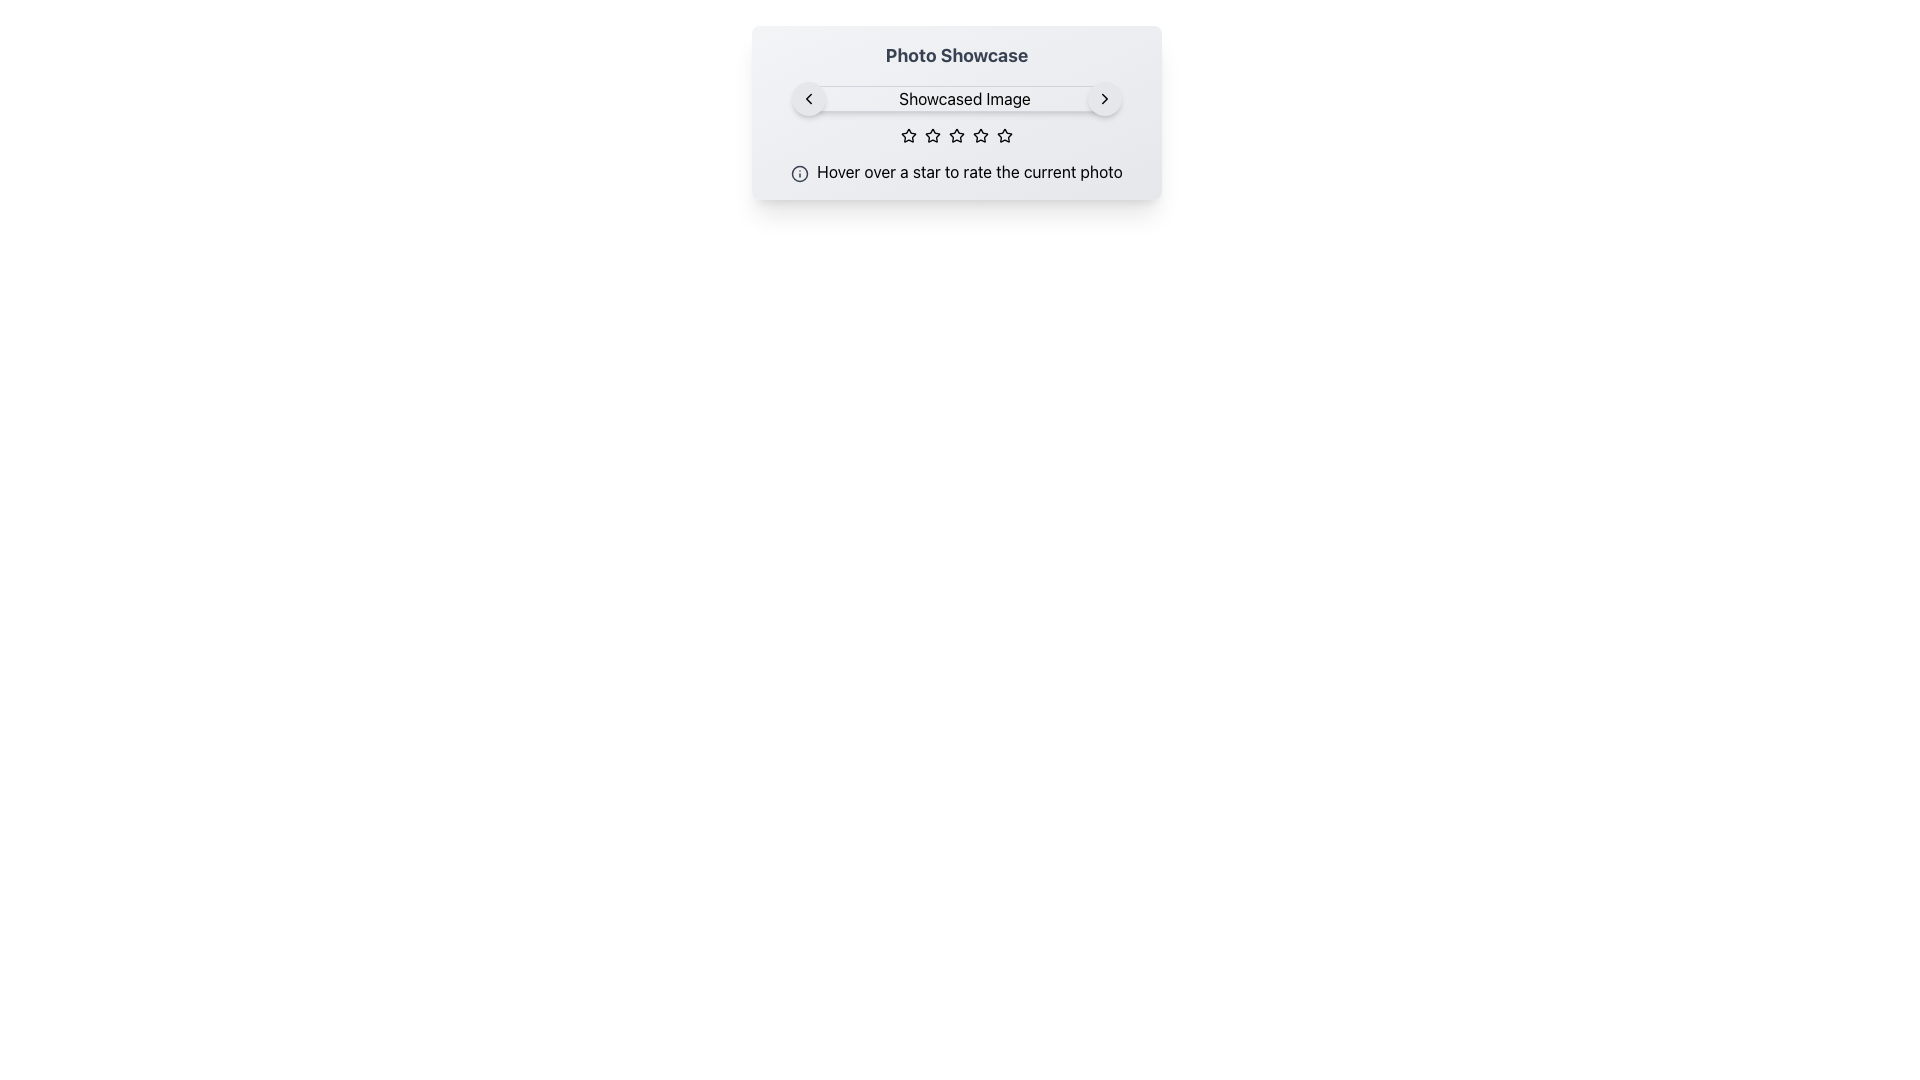  Describe the element at coordinates (955, 135) in the screenshot. I see `the Rating Component` at that location.